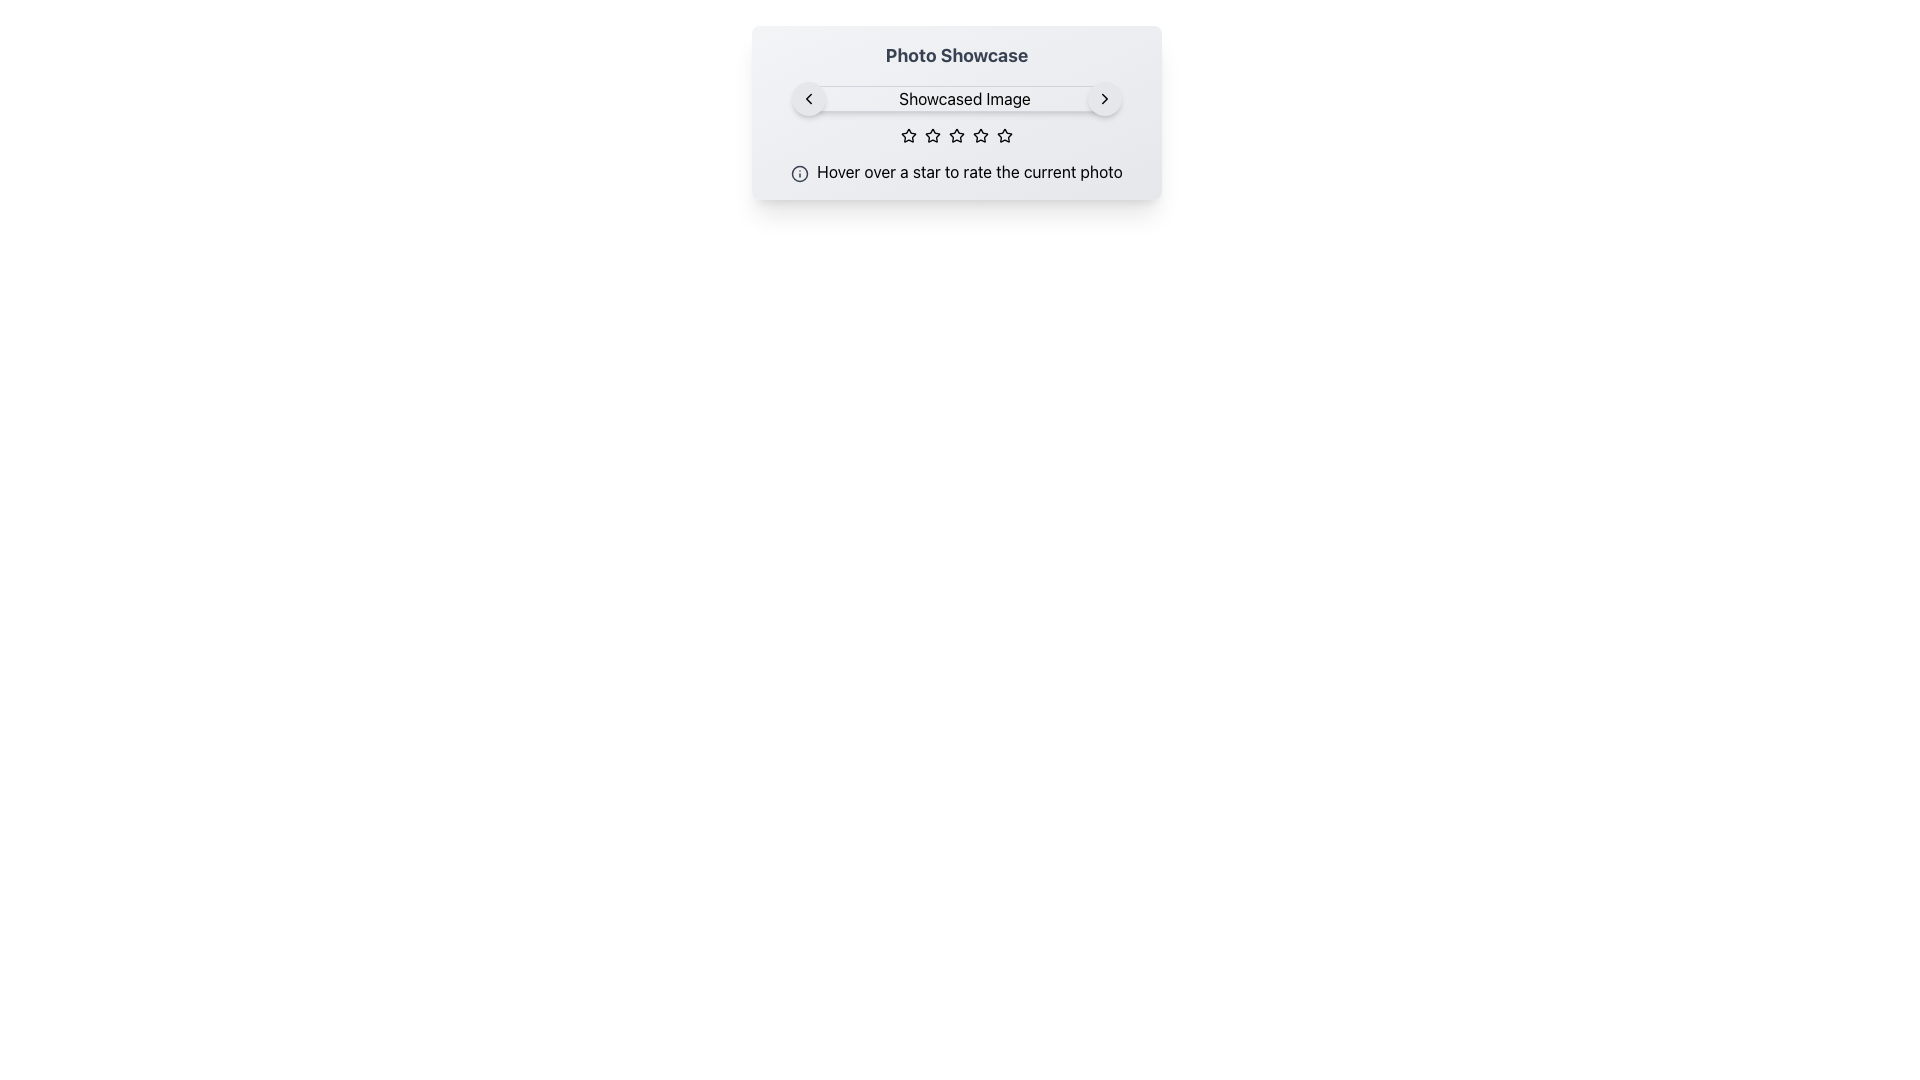  Describe the element at coordinates (955, 135) in the screenshot. I see `the Rating Component` at that location.